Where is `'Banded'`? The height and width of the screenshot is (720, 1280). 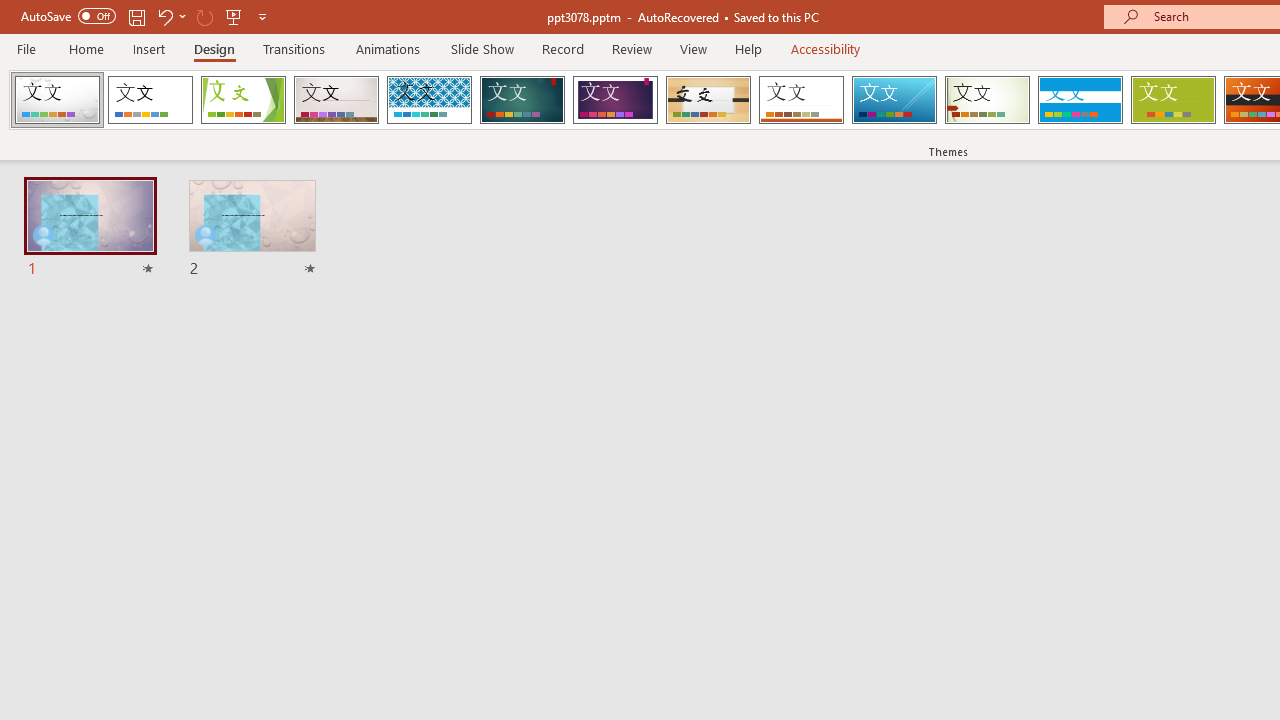 'Banded' is located at coordinates (1079, 100).